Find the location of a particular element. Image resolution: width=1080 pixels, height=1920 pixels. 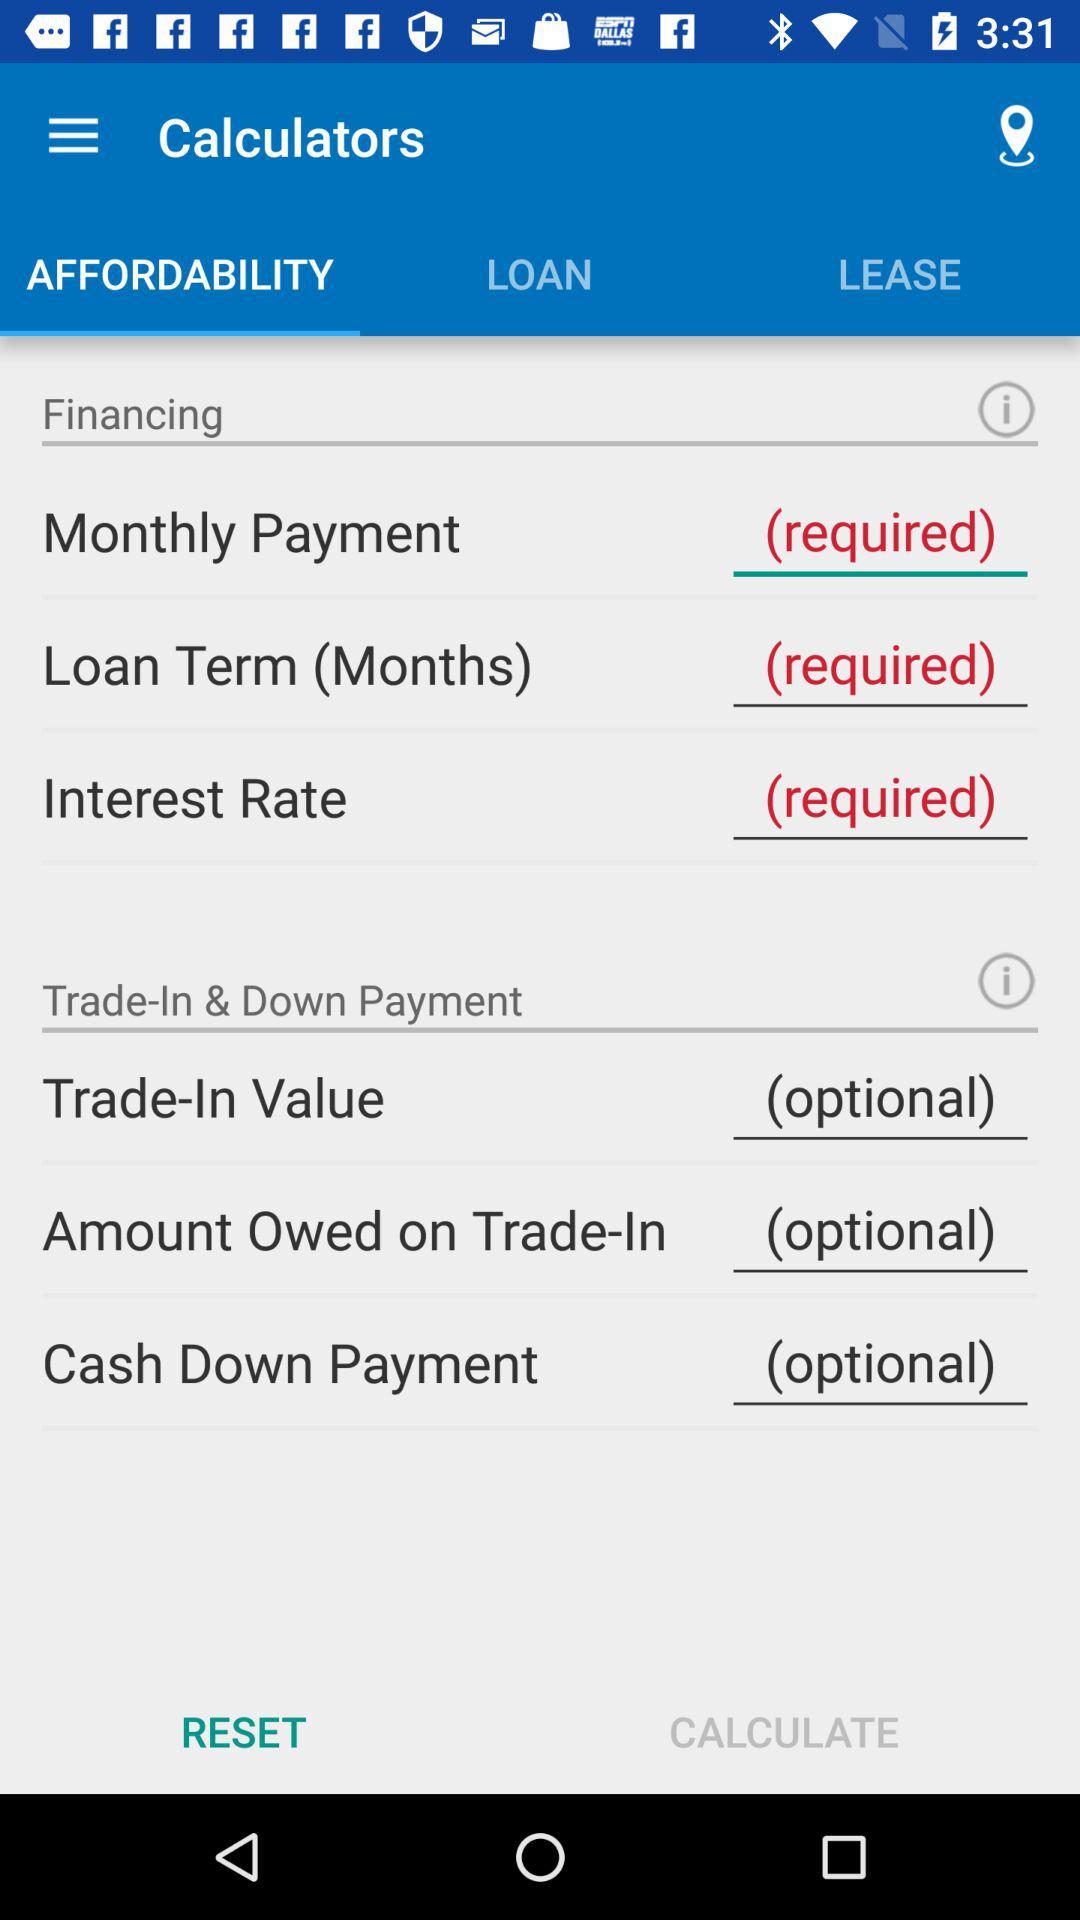

reset is located at coordinates (242, 1730).